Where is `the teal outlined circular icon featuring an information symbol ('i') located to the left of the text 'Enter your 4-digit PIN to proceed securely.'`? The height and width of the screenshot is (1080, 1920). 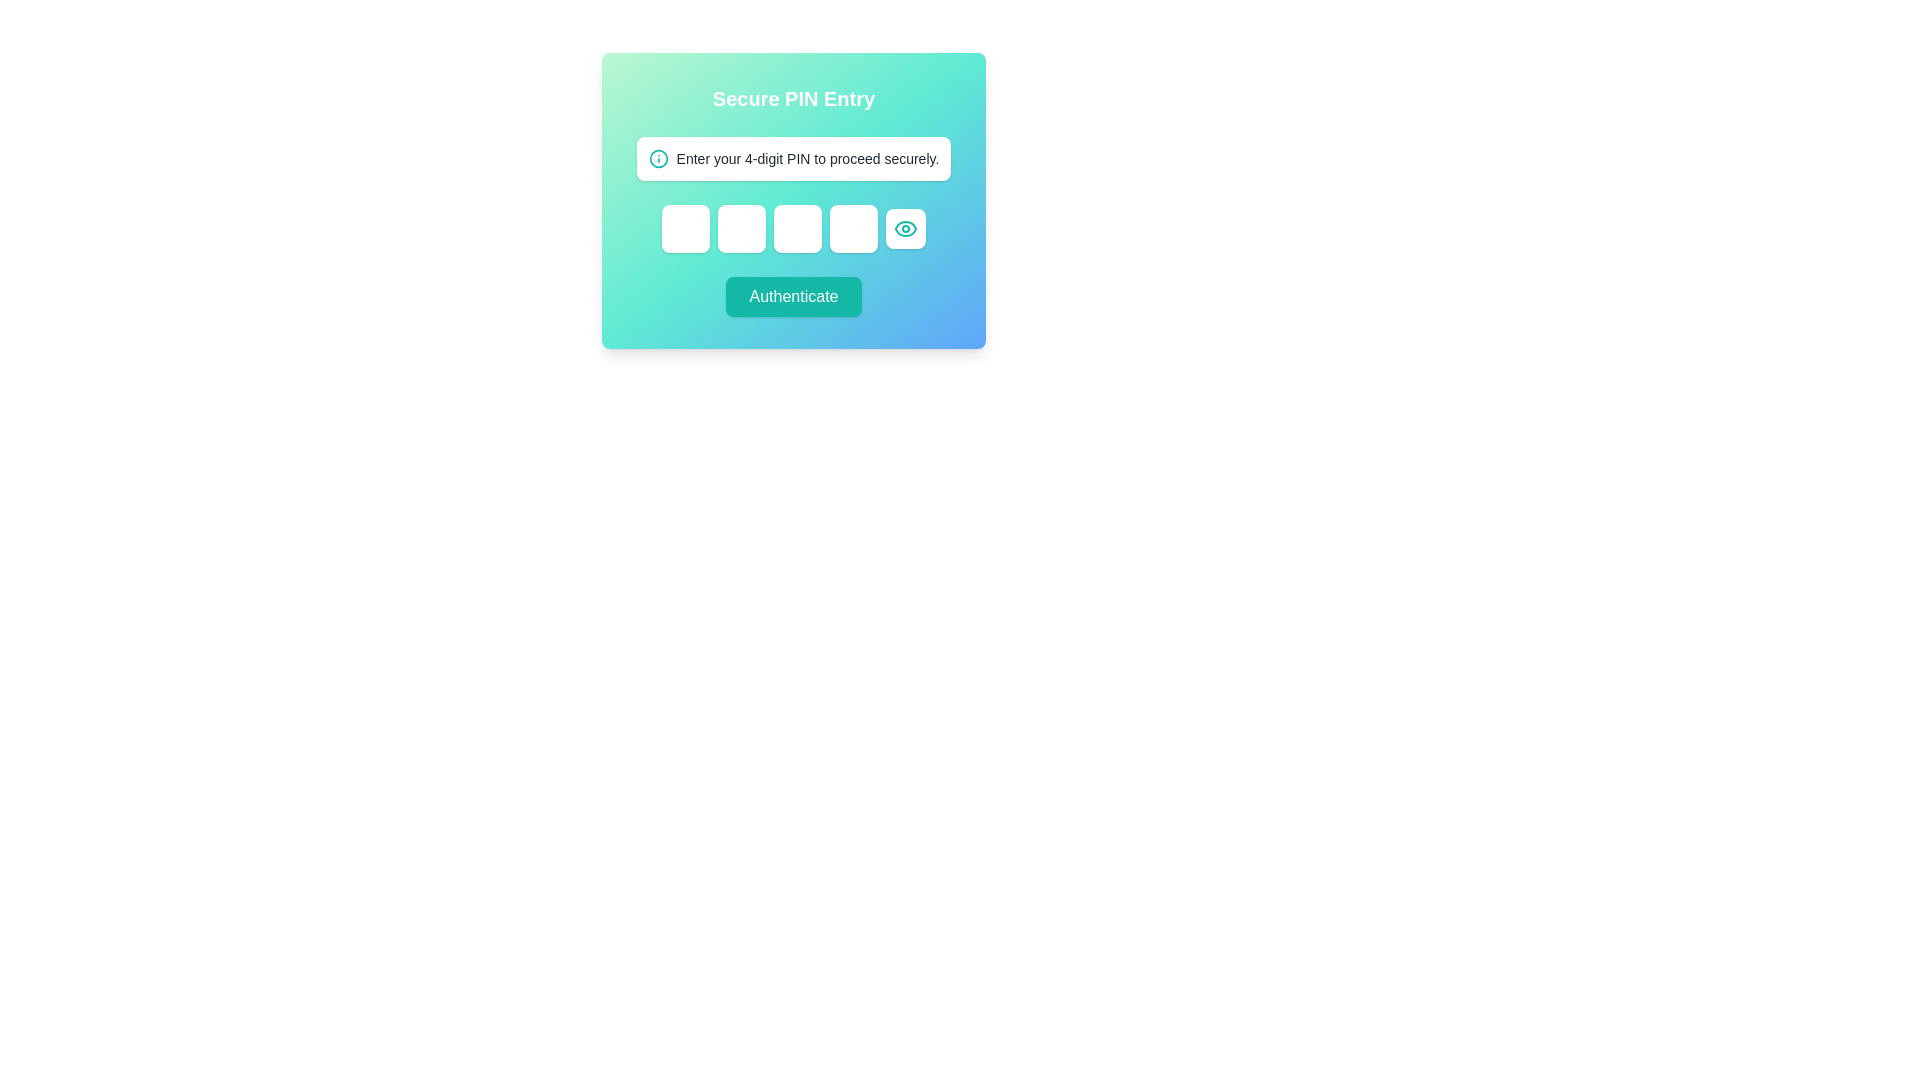 the teal outlined circular icon featuring an information symbol ('i') located to the left of the text 'Enter your 4-digit PIN to proceed securely.' is located at coordinates (658, 157).